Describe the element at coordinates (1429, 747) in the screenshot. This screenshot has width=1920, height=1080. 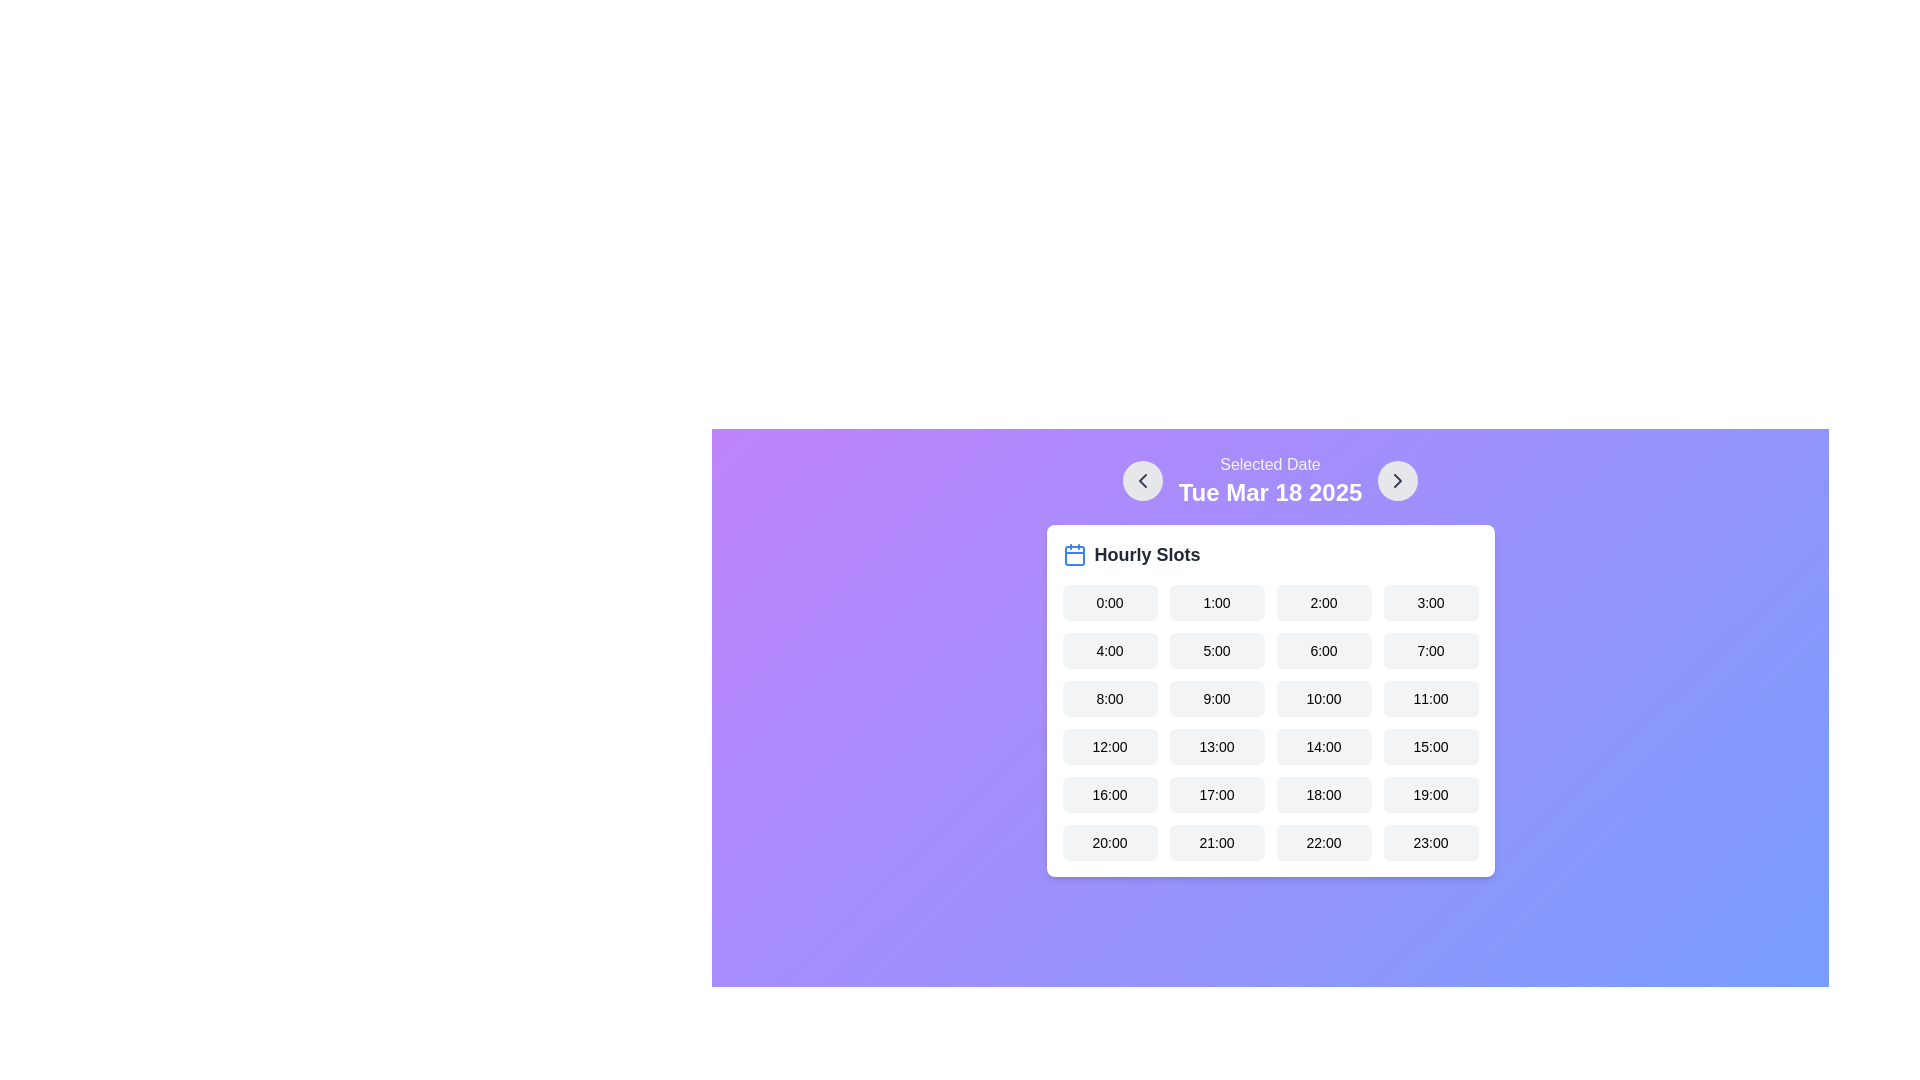
I see `the button representing the selectable time slot for '15:00'` at that location.